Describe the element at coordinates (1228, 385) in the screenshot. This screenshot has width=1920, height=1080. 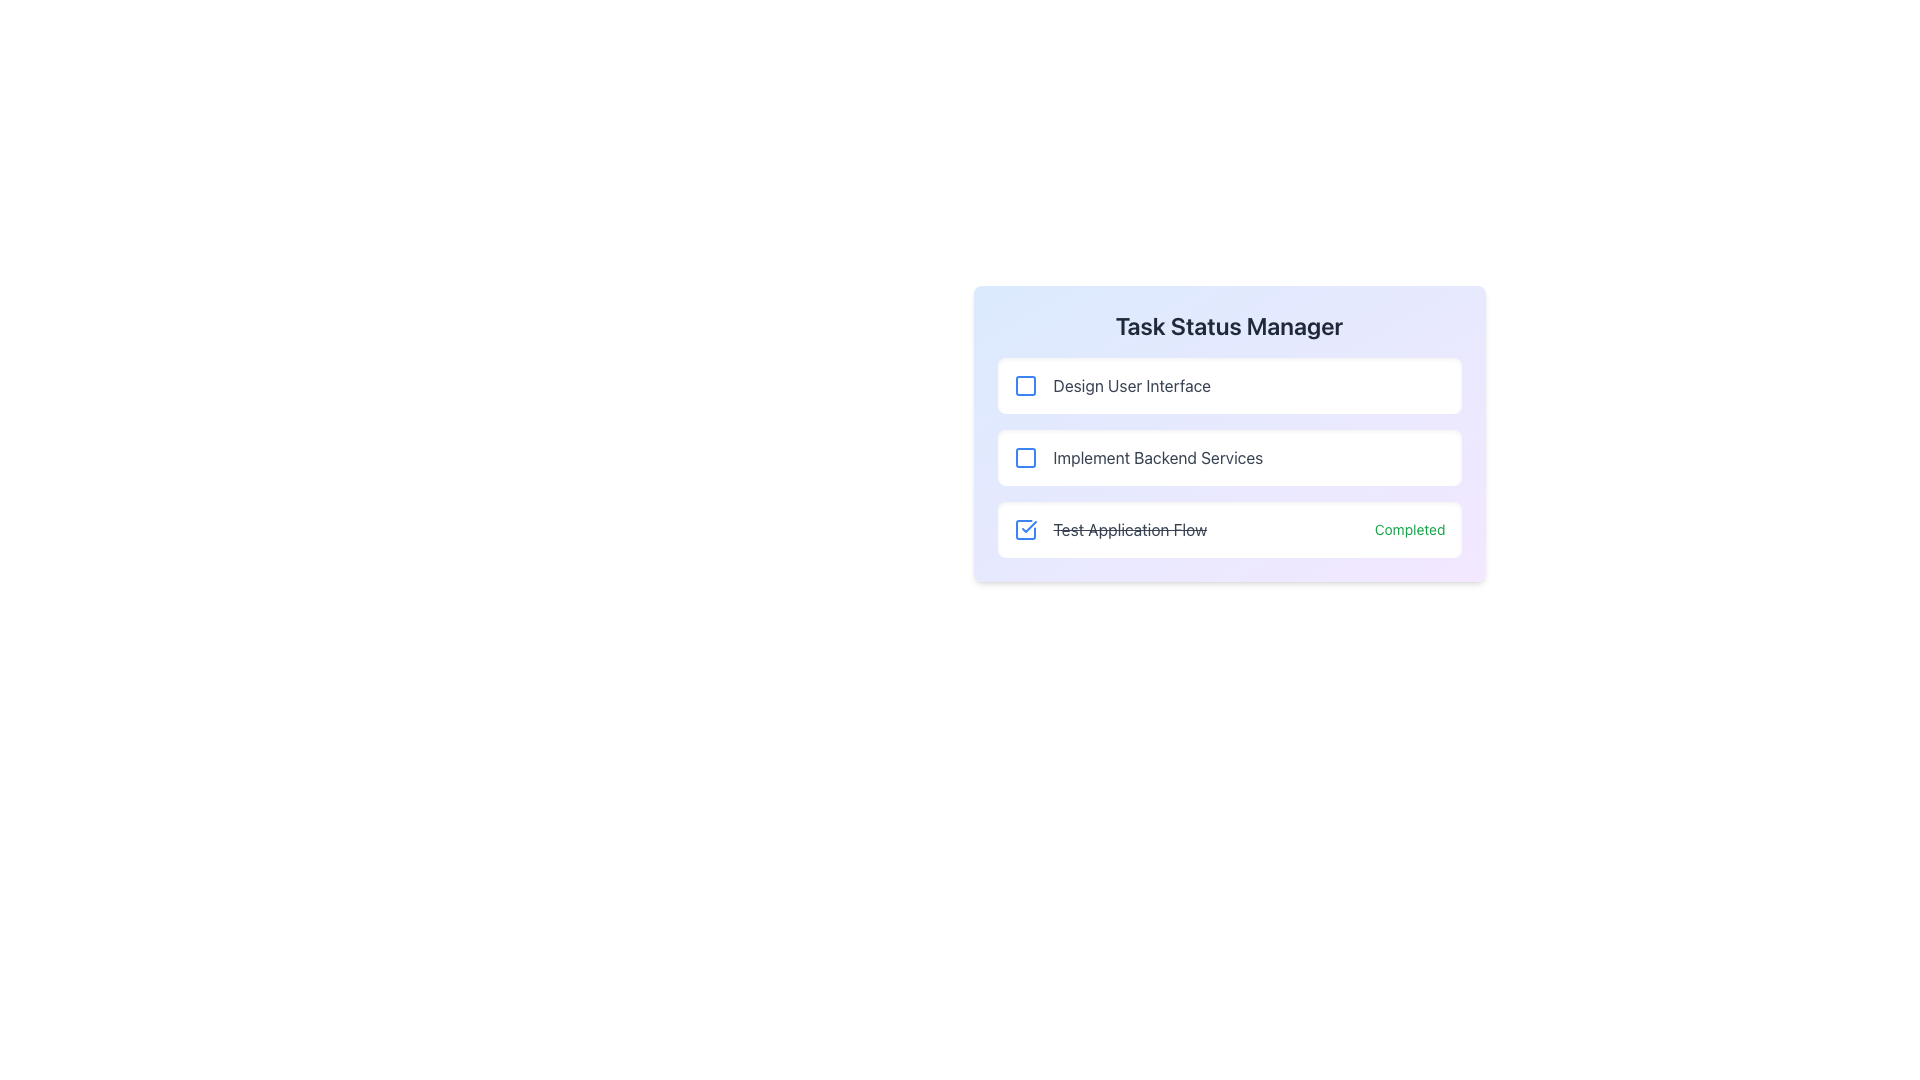
I see `the blue square checkbox of the list item labeled 'Design User Interface'` at that location.